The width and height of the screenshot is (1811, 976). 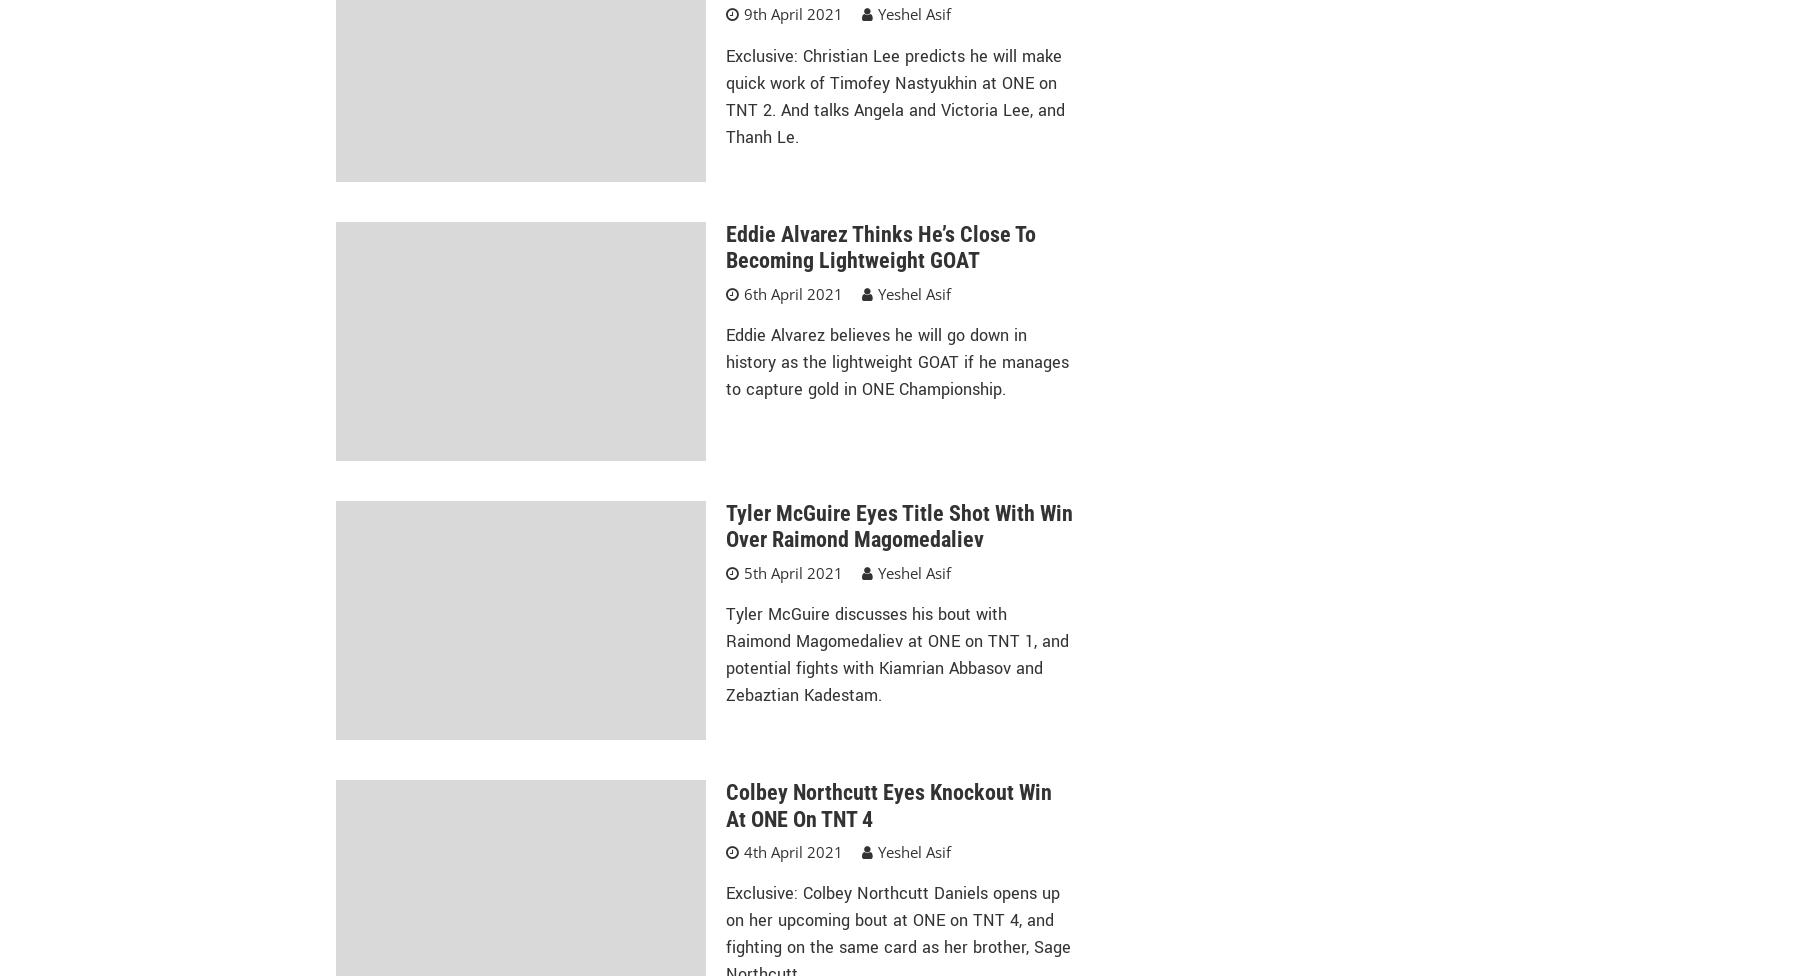 What do you see at coordinates (896, 362) in the screenshot?
I see `'Eddie Alvarez believes he will go down in history as the lightweight GOAT if he manages to capture gold in ONE Championship.'` at bounding box center [896, 362].